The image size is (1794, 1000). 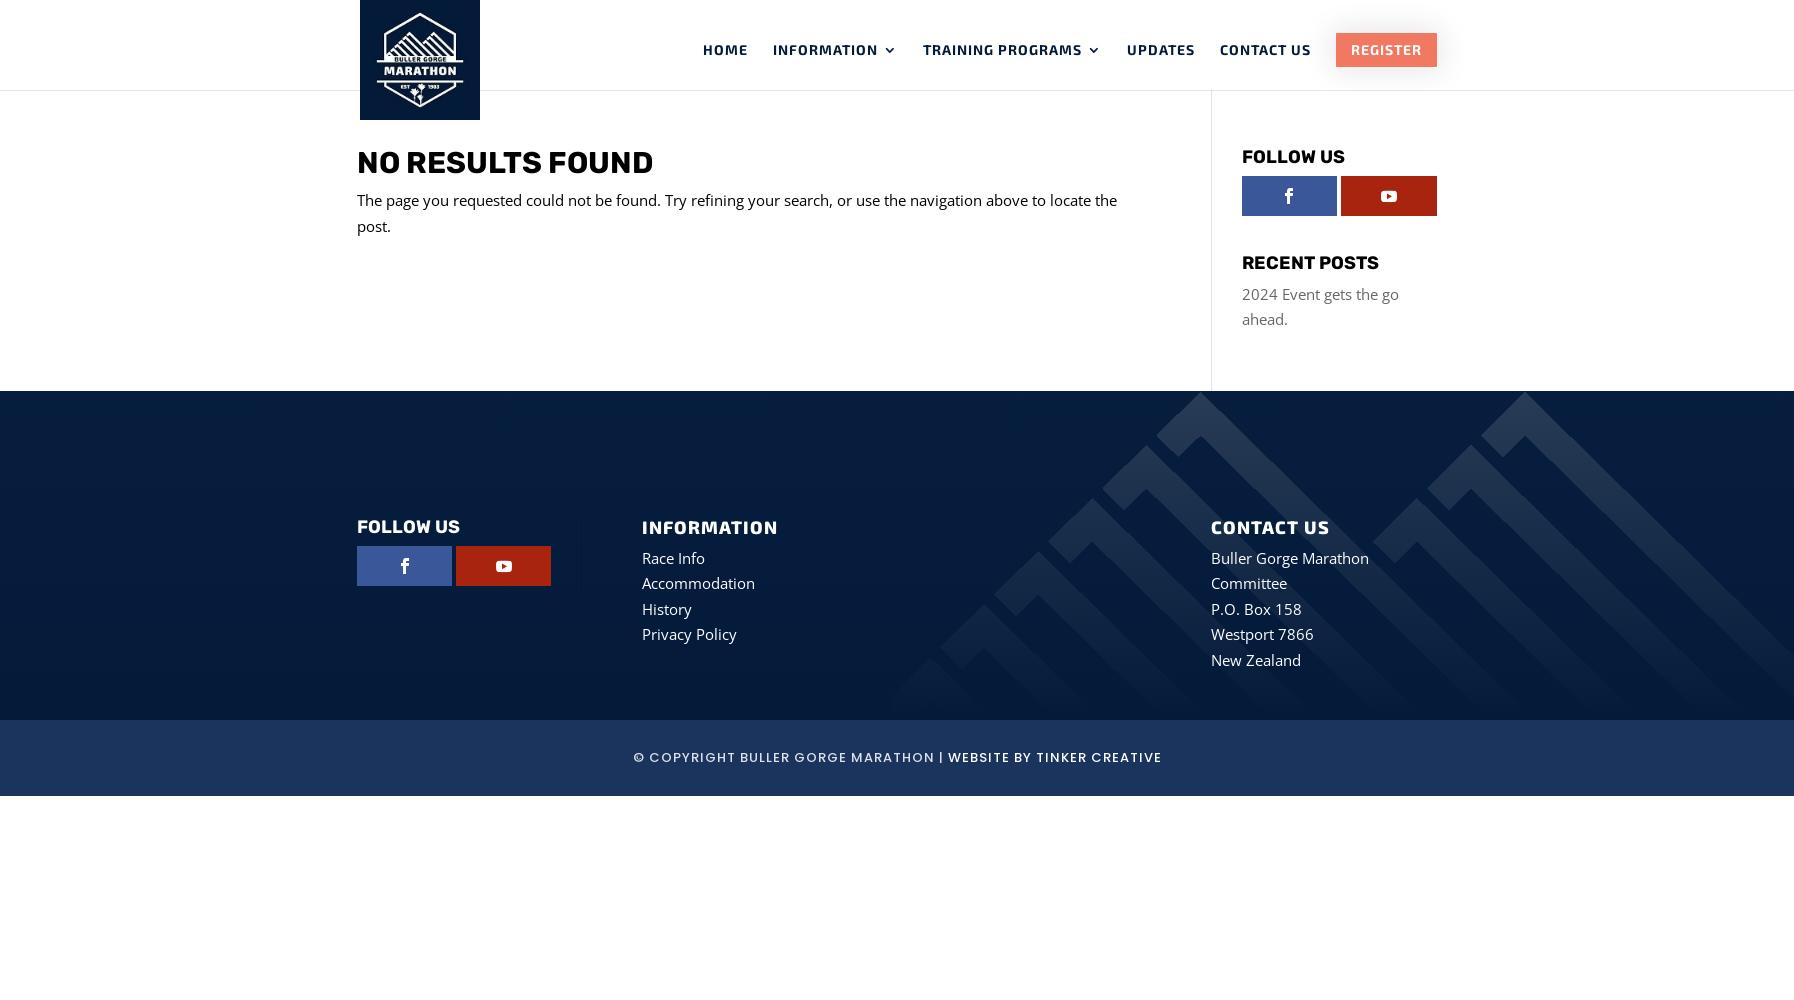 I want to click on 'Website by Tinker Creative', so click(x=946, y=757).